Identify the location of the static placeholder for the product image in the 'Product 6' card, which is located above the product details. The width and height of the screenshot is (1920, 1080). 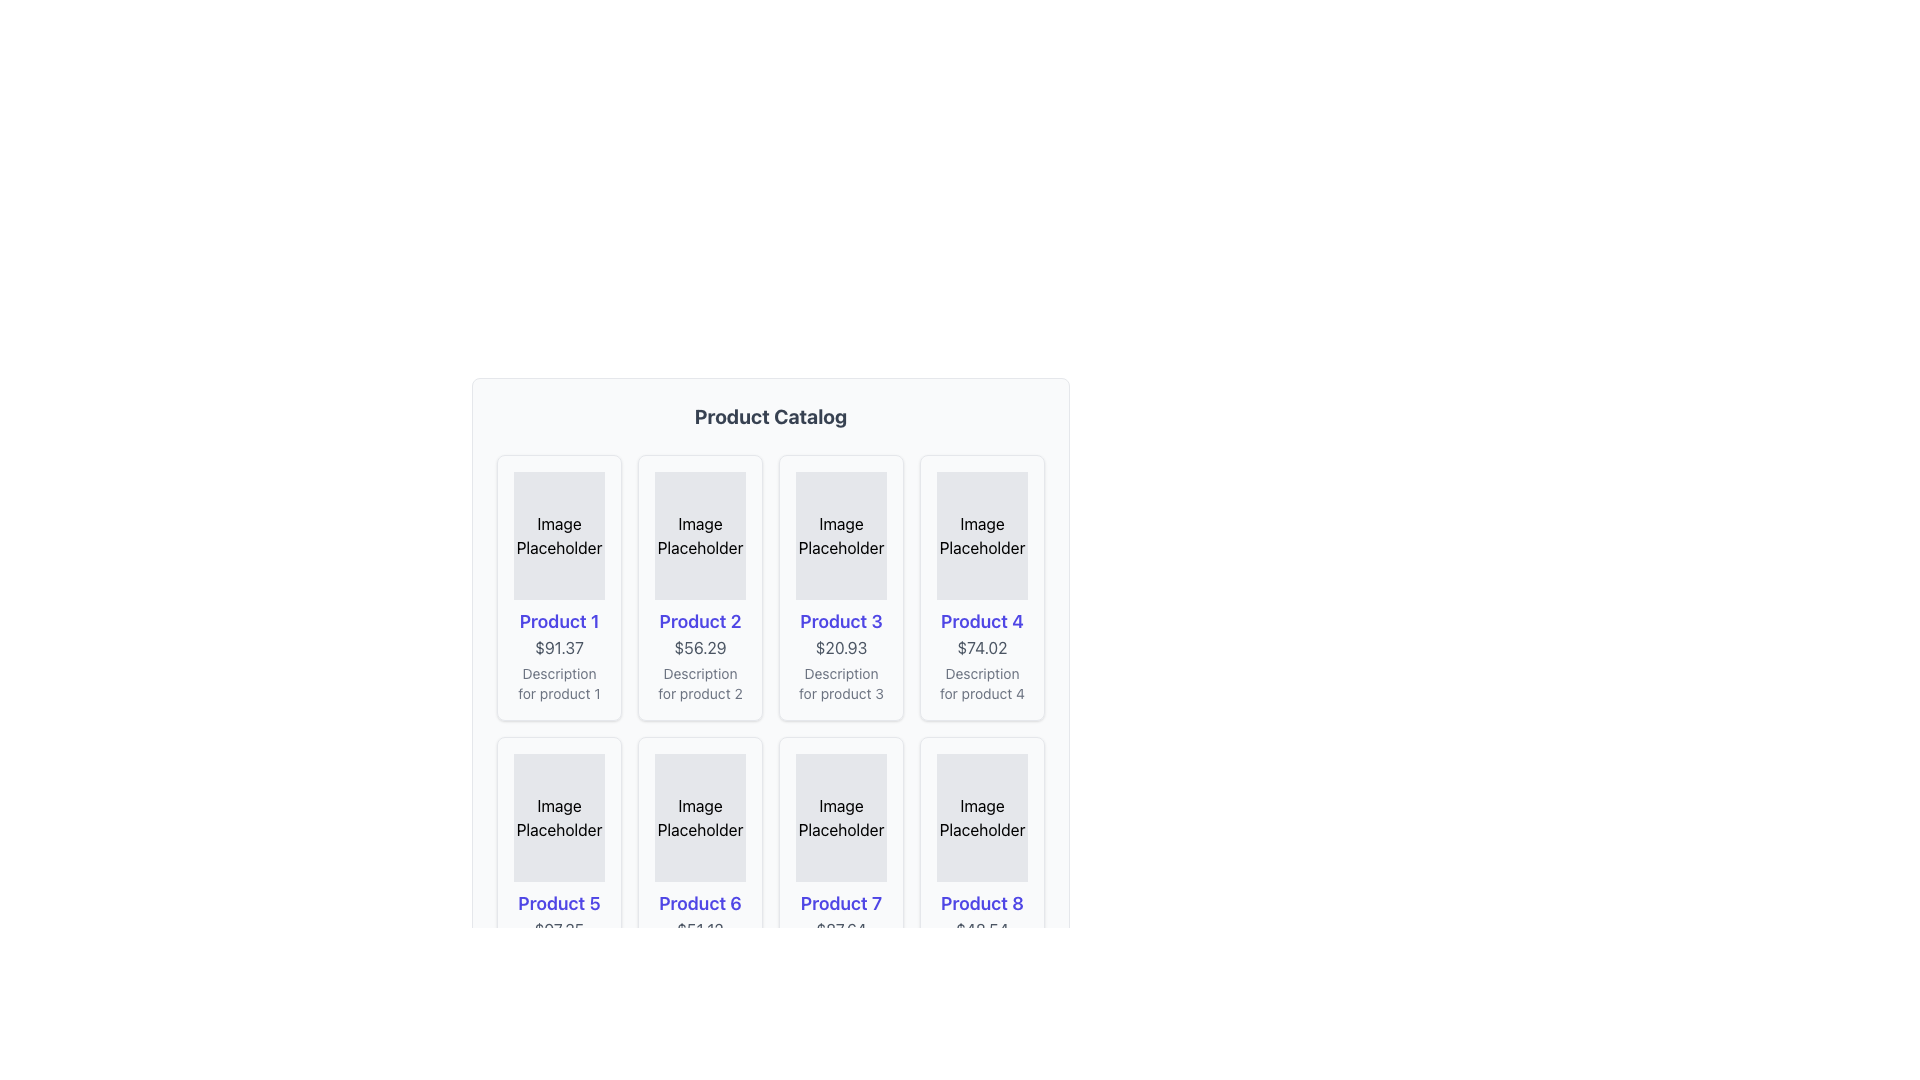
(700, 817).